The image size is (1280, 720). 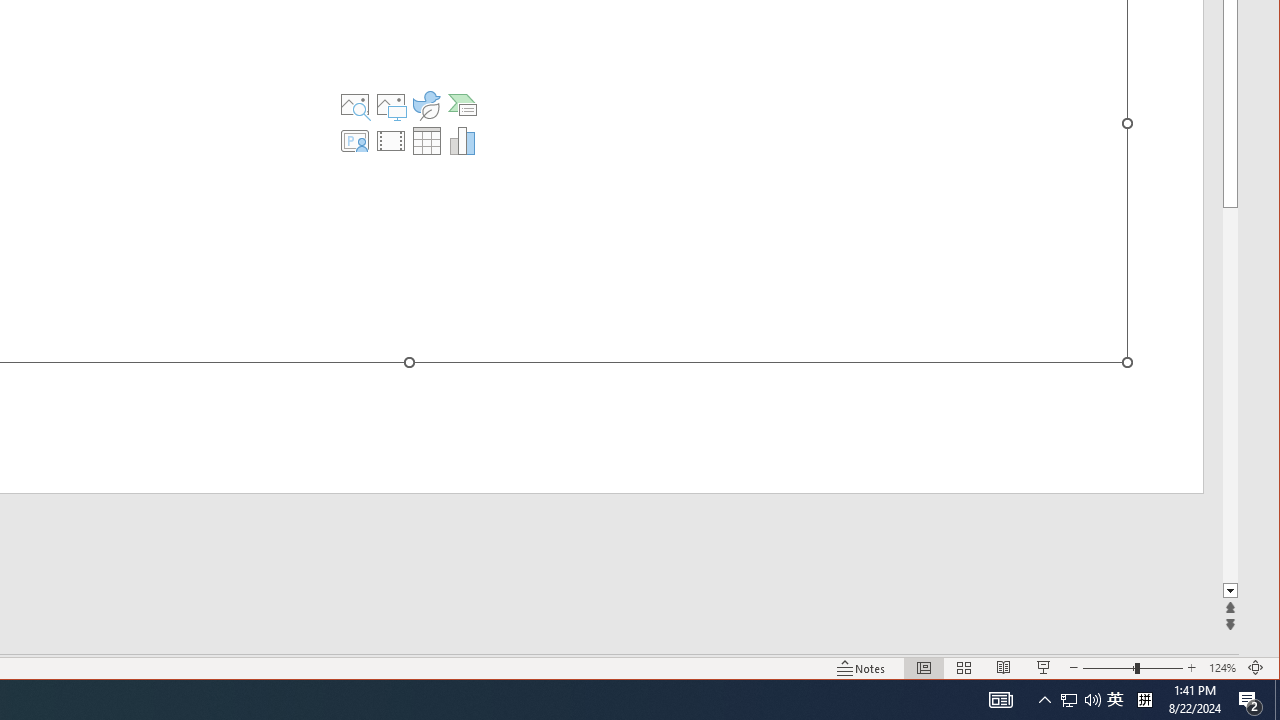 What do you see at coordinates (461, 105) in the screenshot?
I see `'Insert a SmartArt Graphic'` at bounding box center [461, 105].